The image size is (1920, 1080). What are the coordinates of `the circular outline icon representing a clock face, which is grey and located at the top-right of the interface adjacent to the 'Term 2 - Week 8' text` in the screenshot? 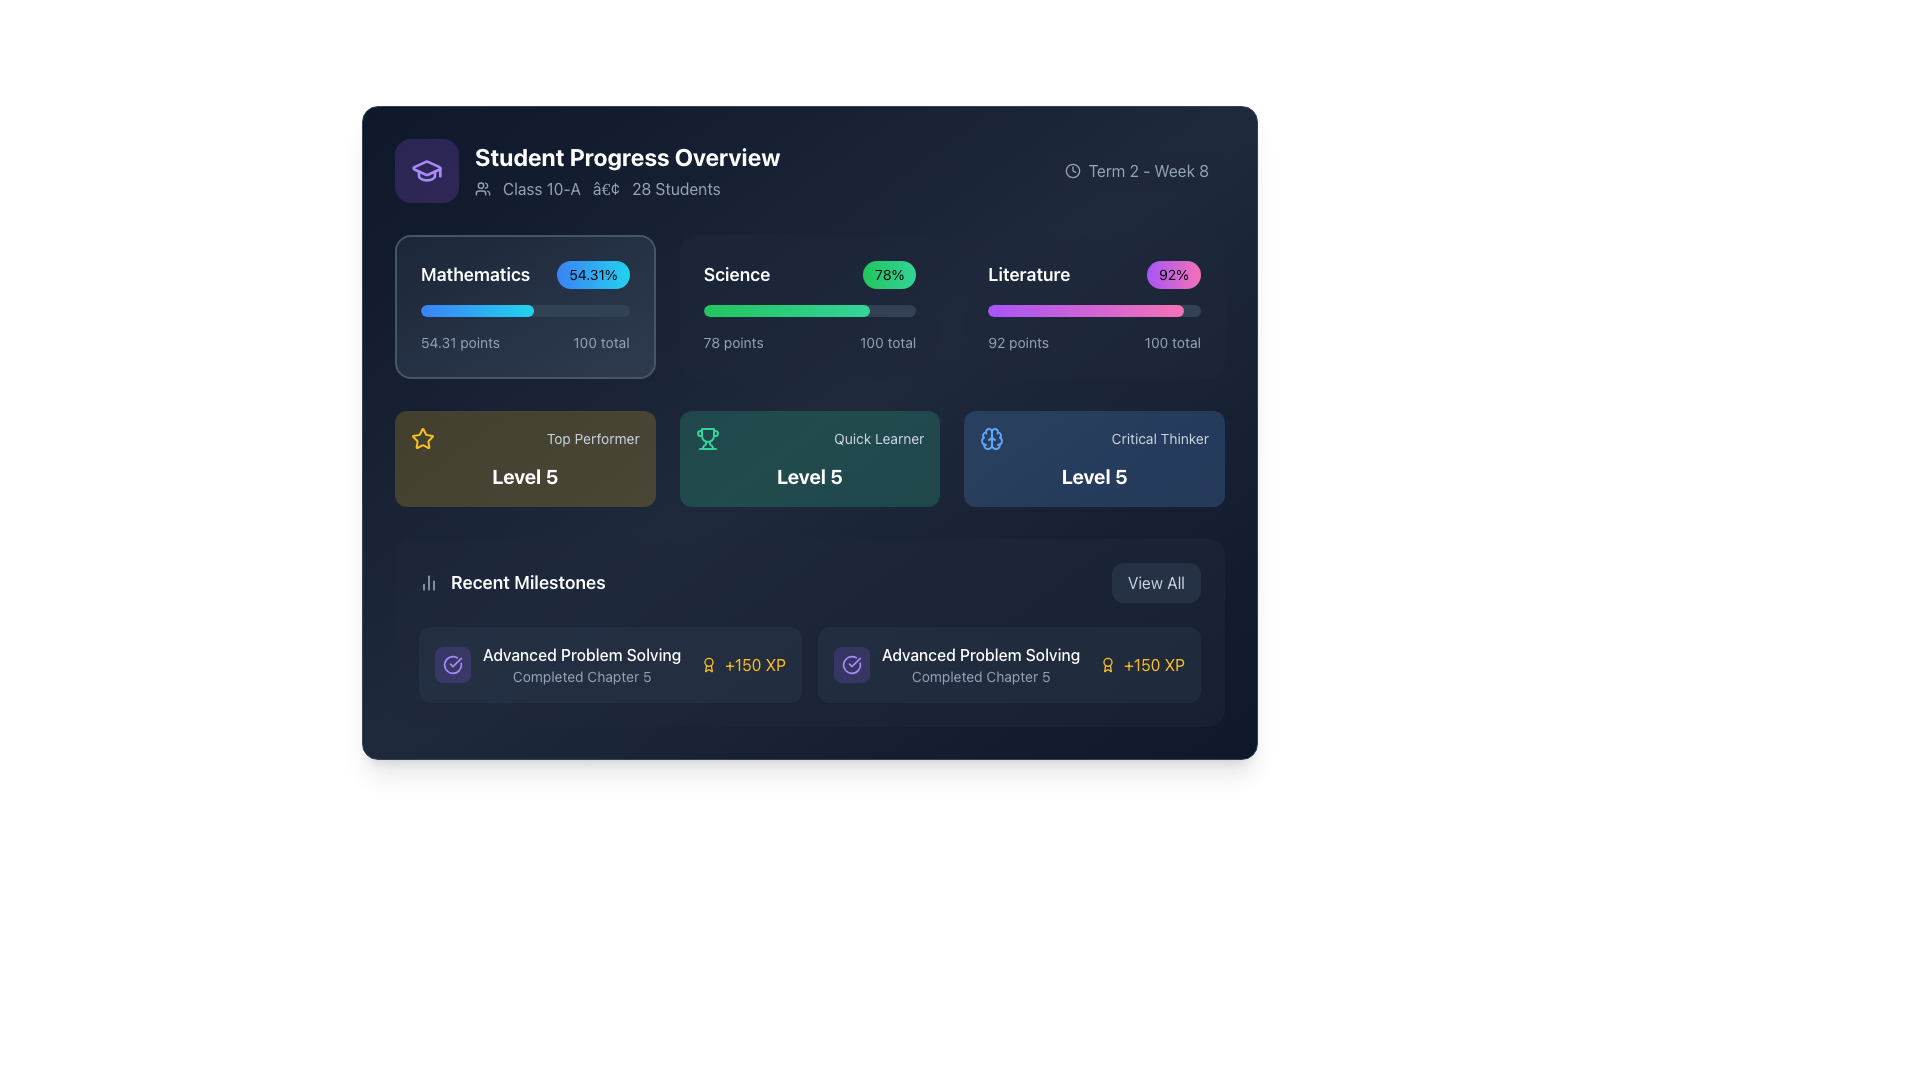 It's located at (1071, 169).